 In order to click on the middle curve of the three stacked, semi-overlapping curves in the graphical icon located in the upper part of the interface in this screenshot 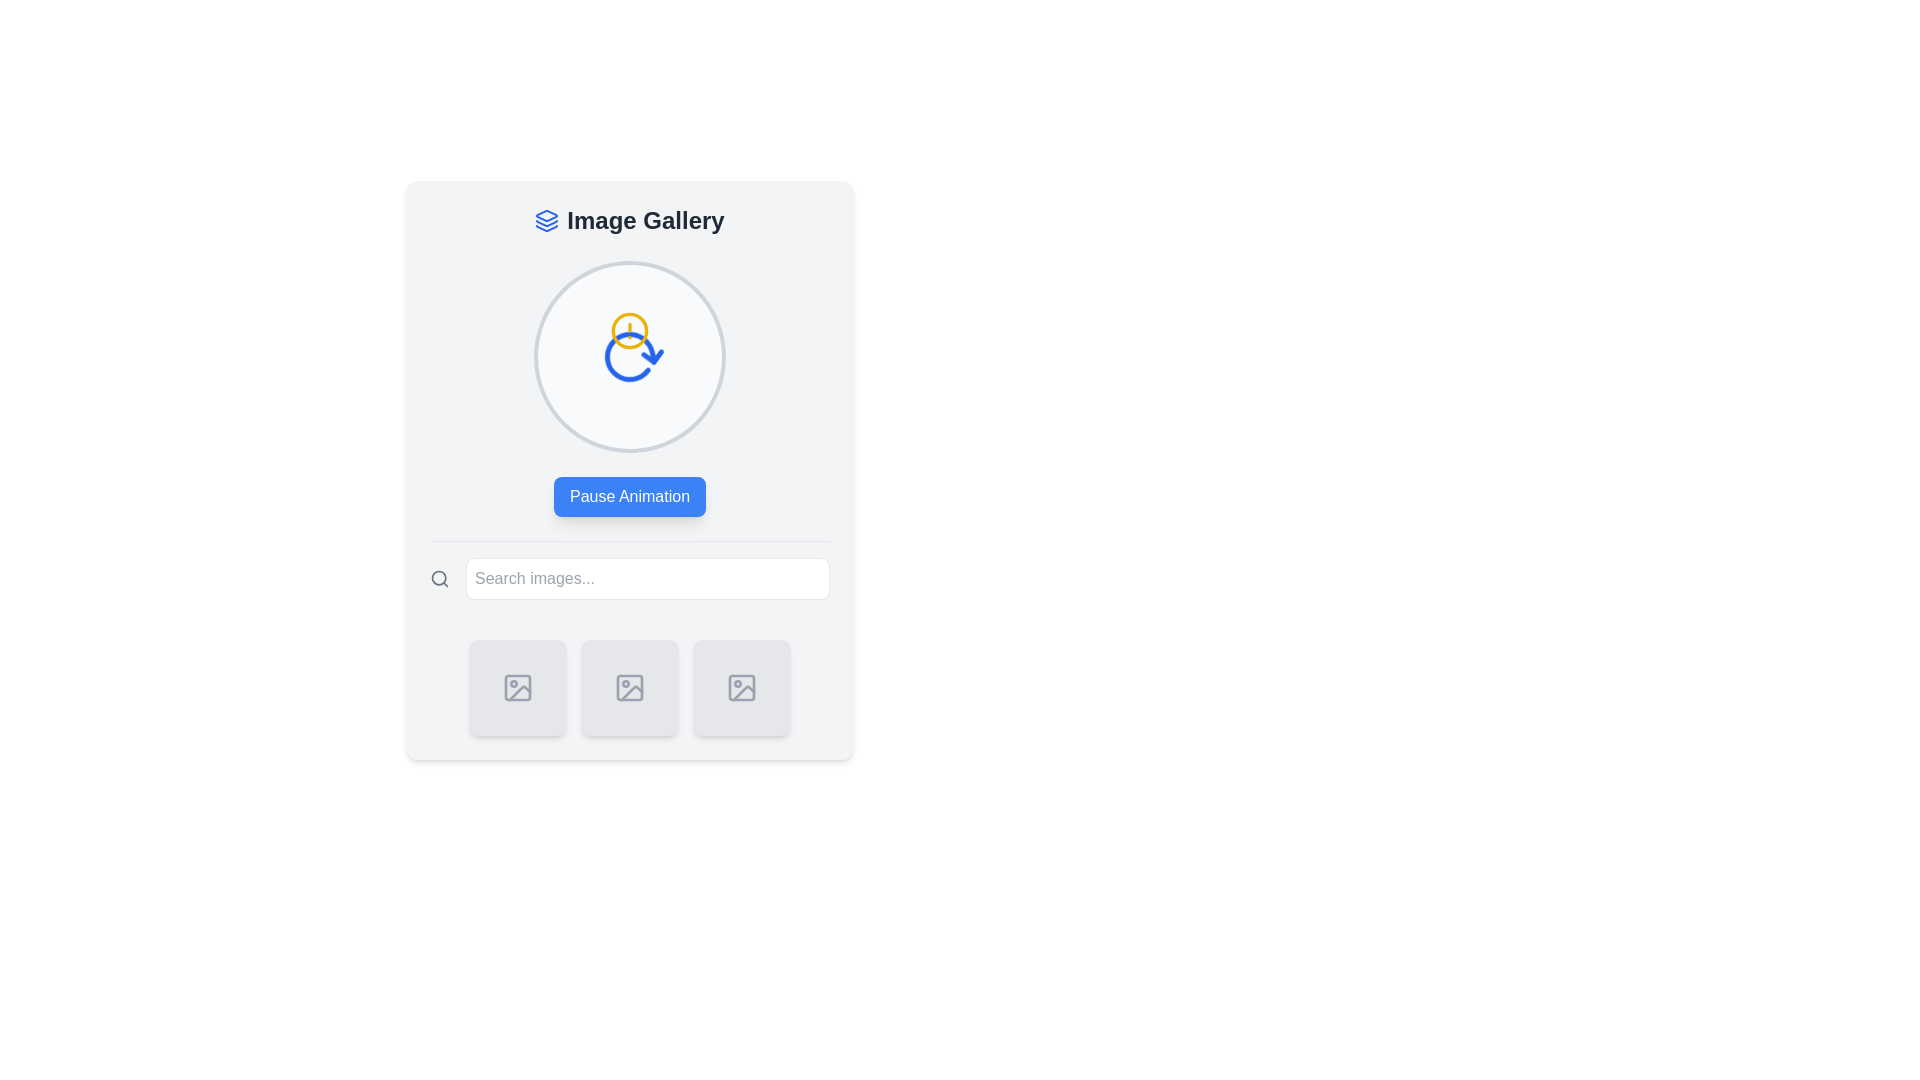, I will do `click(547, 223)`.